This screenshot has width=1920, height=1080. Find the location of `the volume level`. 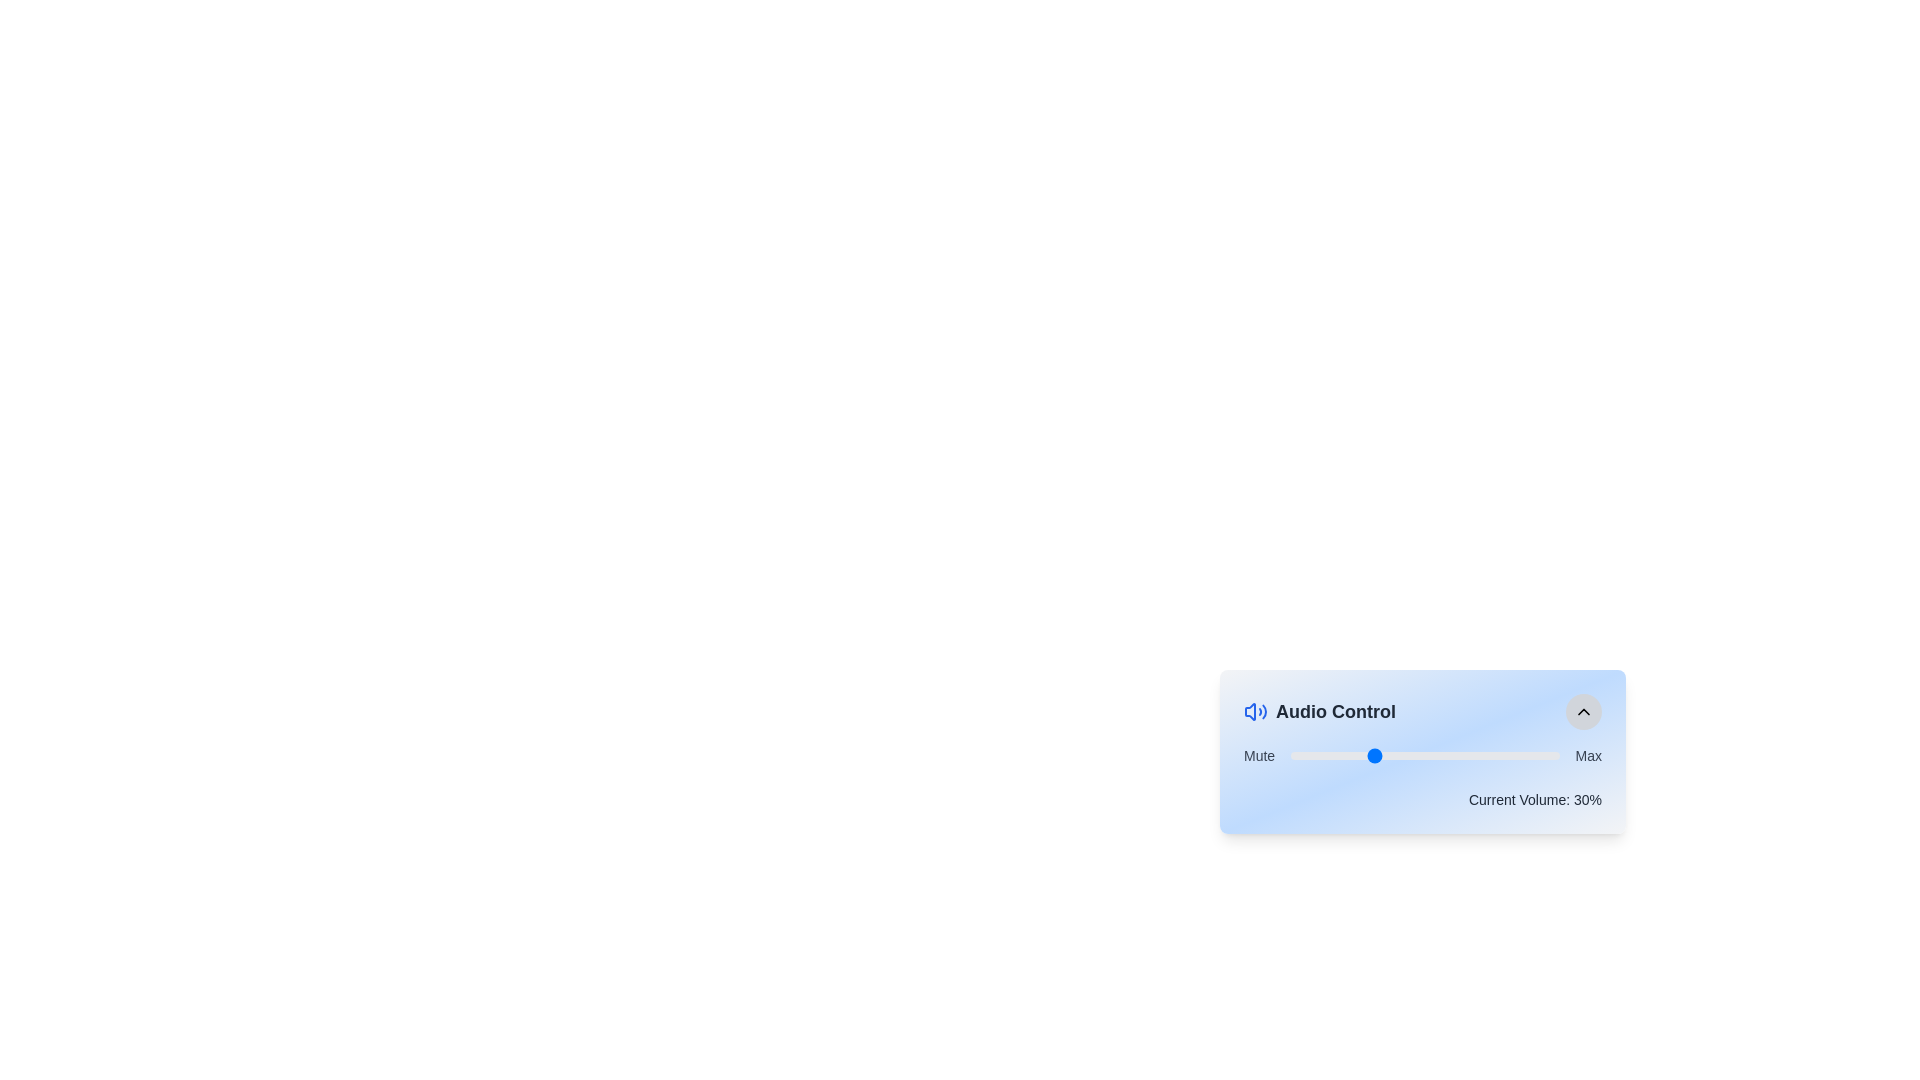

the volume level is located at coordinates (1553, 756).